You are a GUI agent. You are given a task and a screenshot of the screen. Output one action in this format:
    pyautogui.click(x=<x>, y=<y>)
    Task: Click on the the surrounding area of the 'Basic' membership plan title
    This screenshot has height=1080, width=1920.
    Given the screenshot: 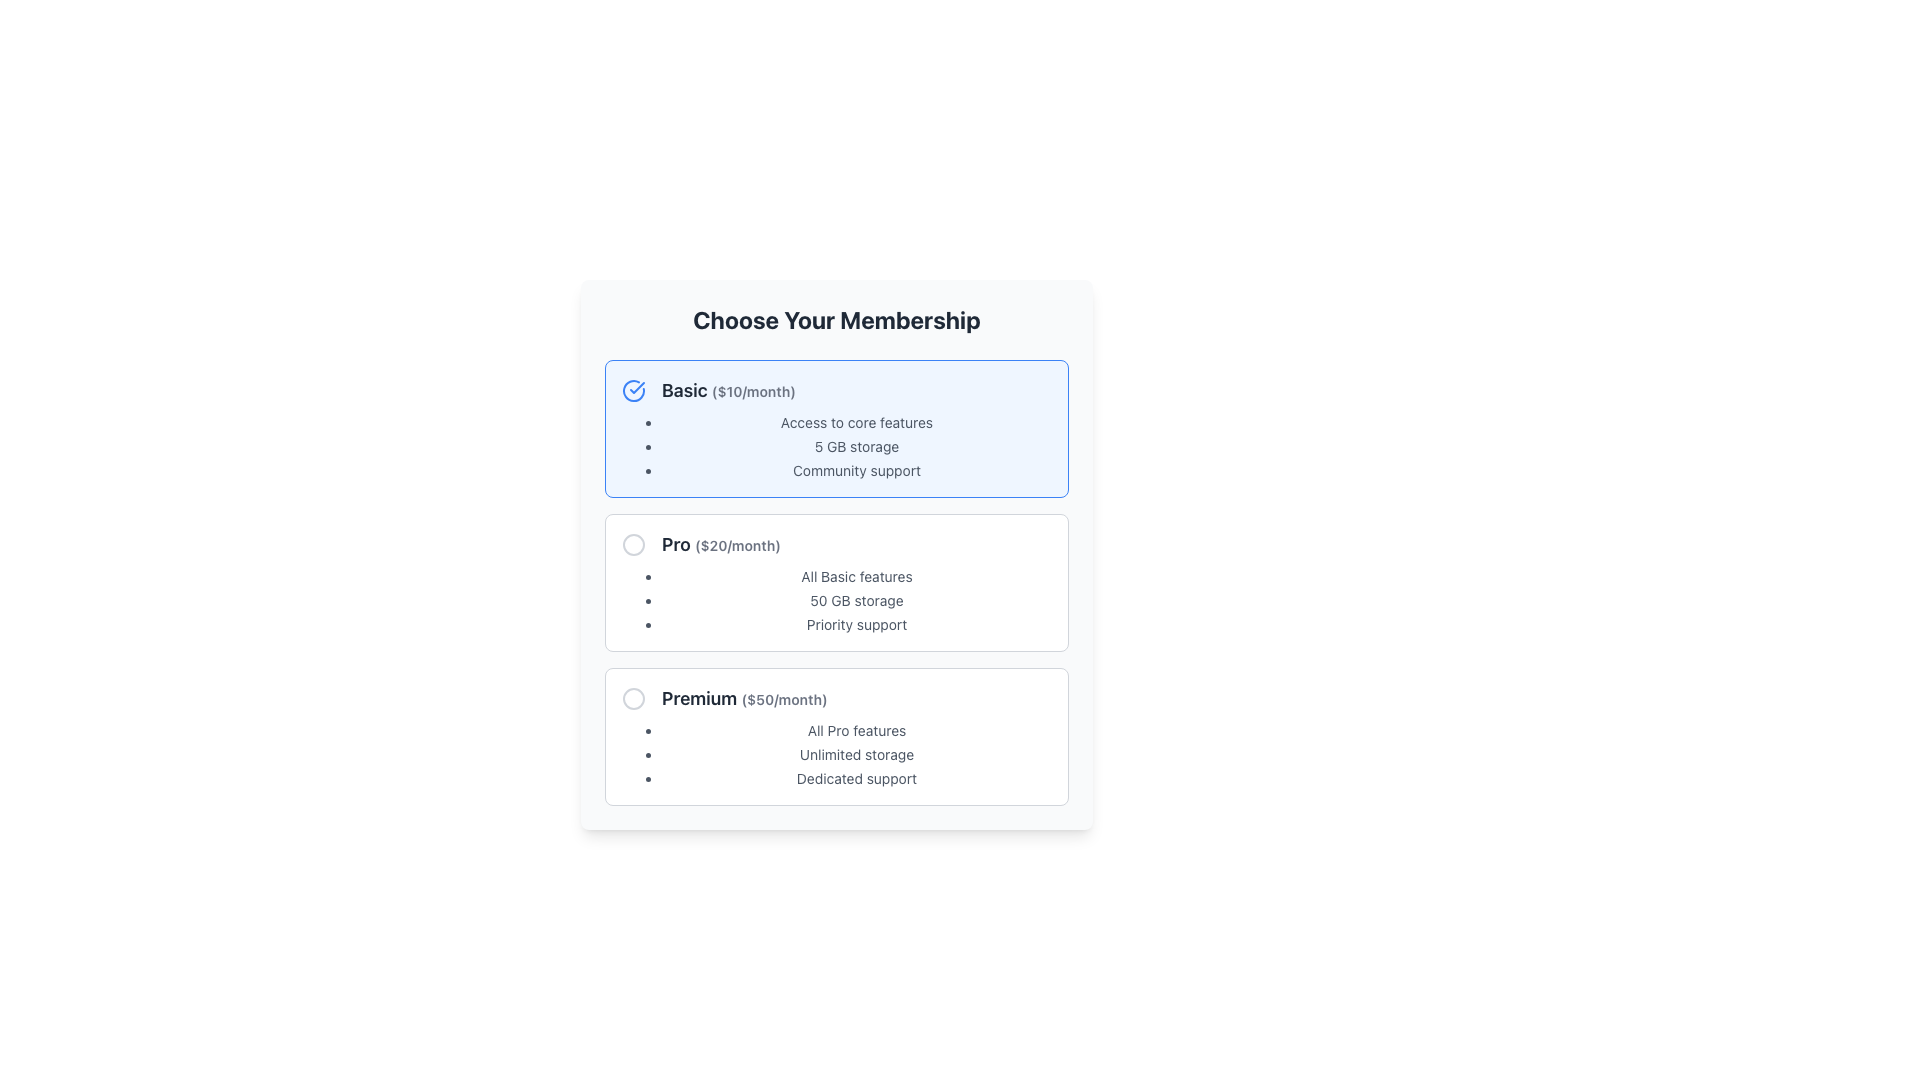 What is the action you would take?
    pyautogui.click(x=836, y=390)
    